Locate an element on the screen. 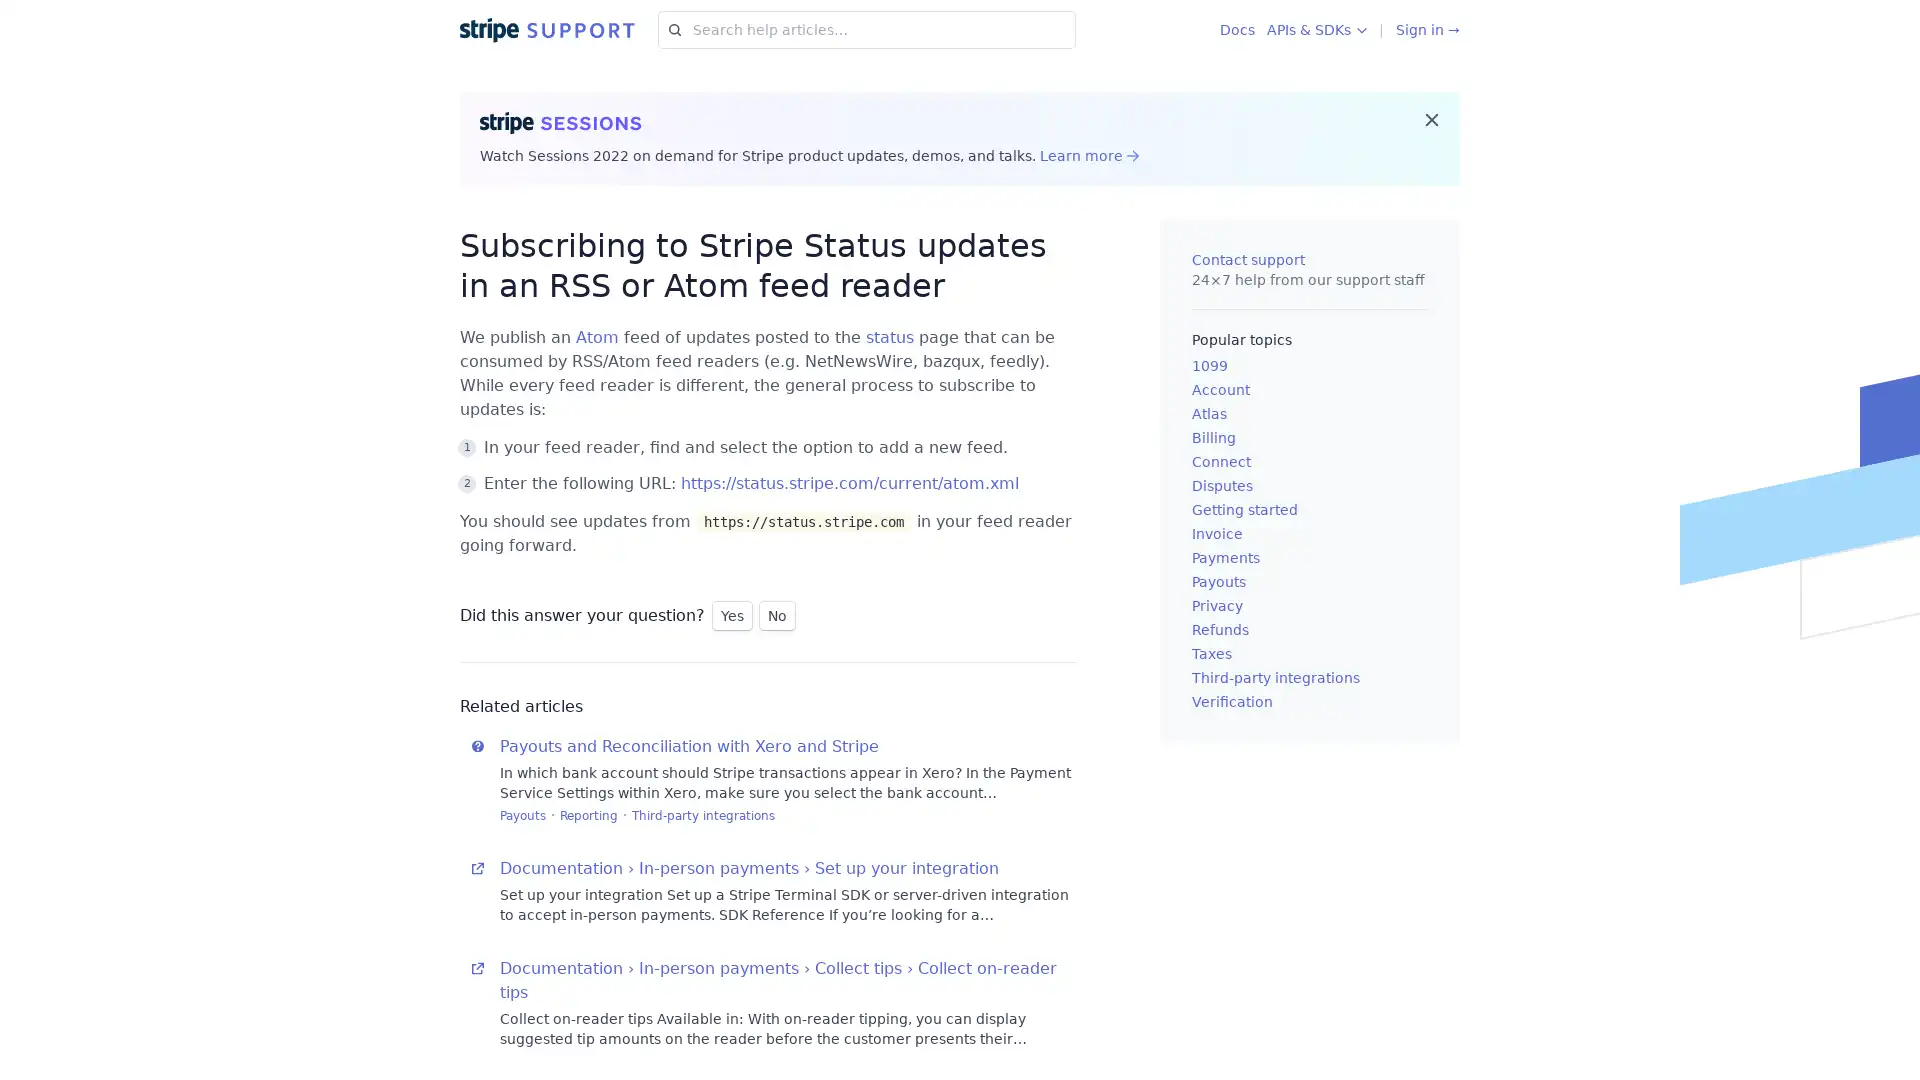 This screenshot has width=1920, height=1080. Yes is located at coordinates (731, 615).